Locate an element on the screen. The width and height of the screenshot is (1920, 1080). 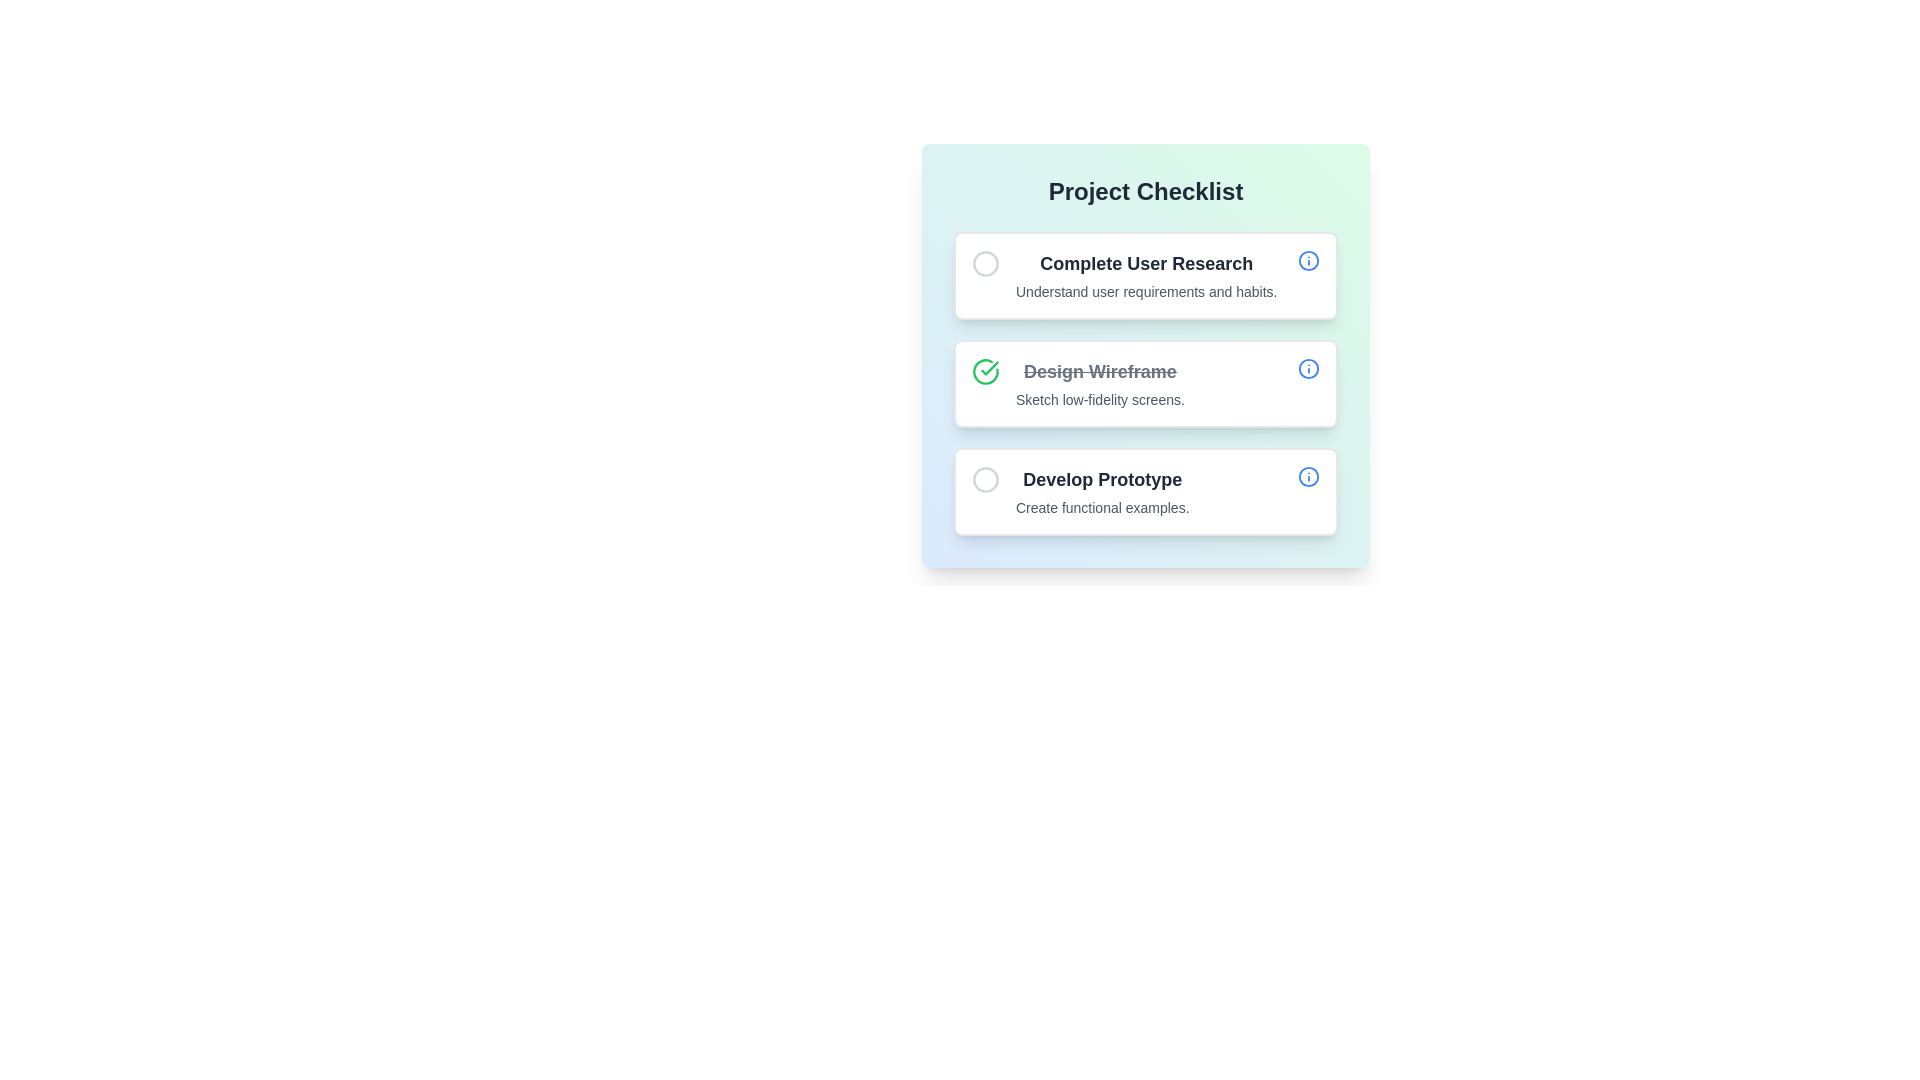
the text block element displaying the task details for 'Develop Prototype' within the checklist is located at coordinates (1101, 492).